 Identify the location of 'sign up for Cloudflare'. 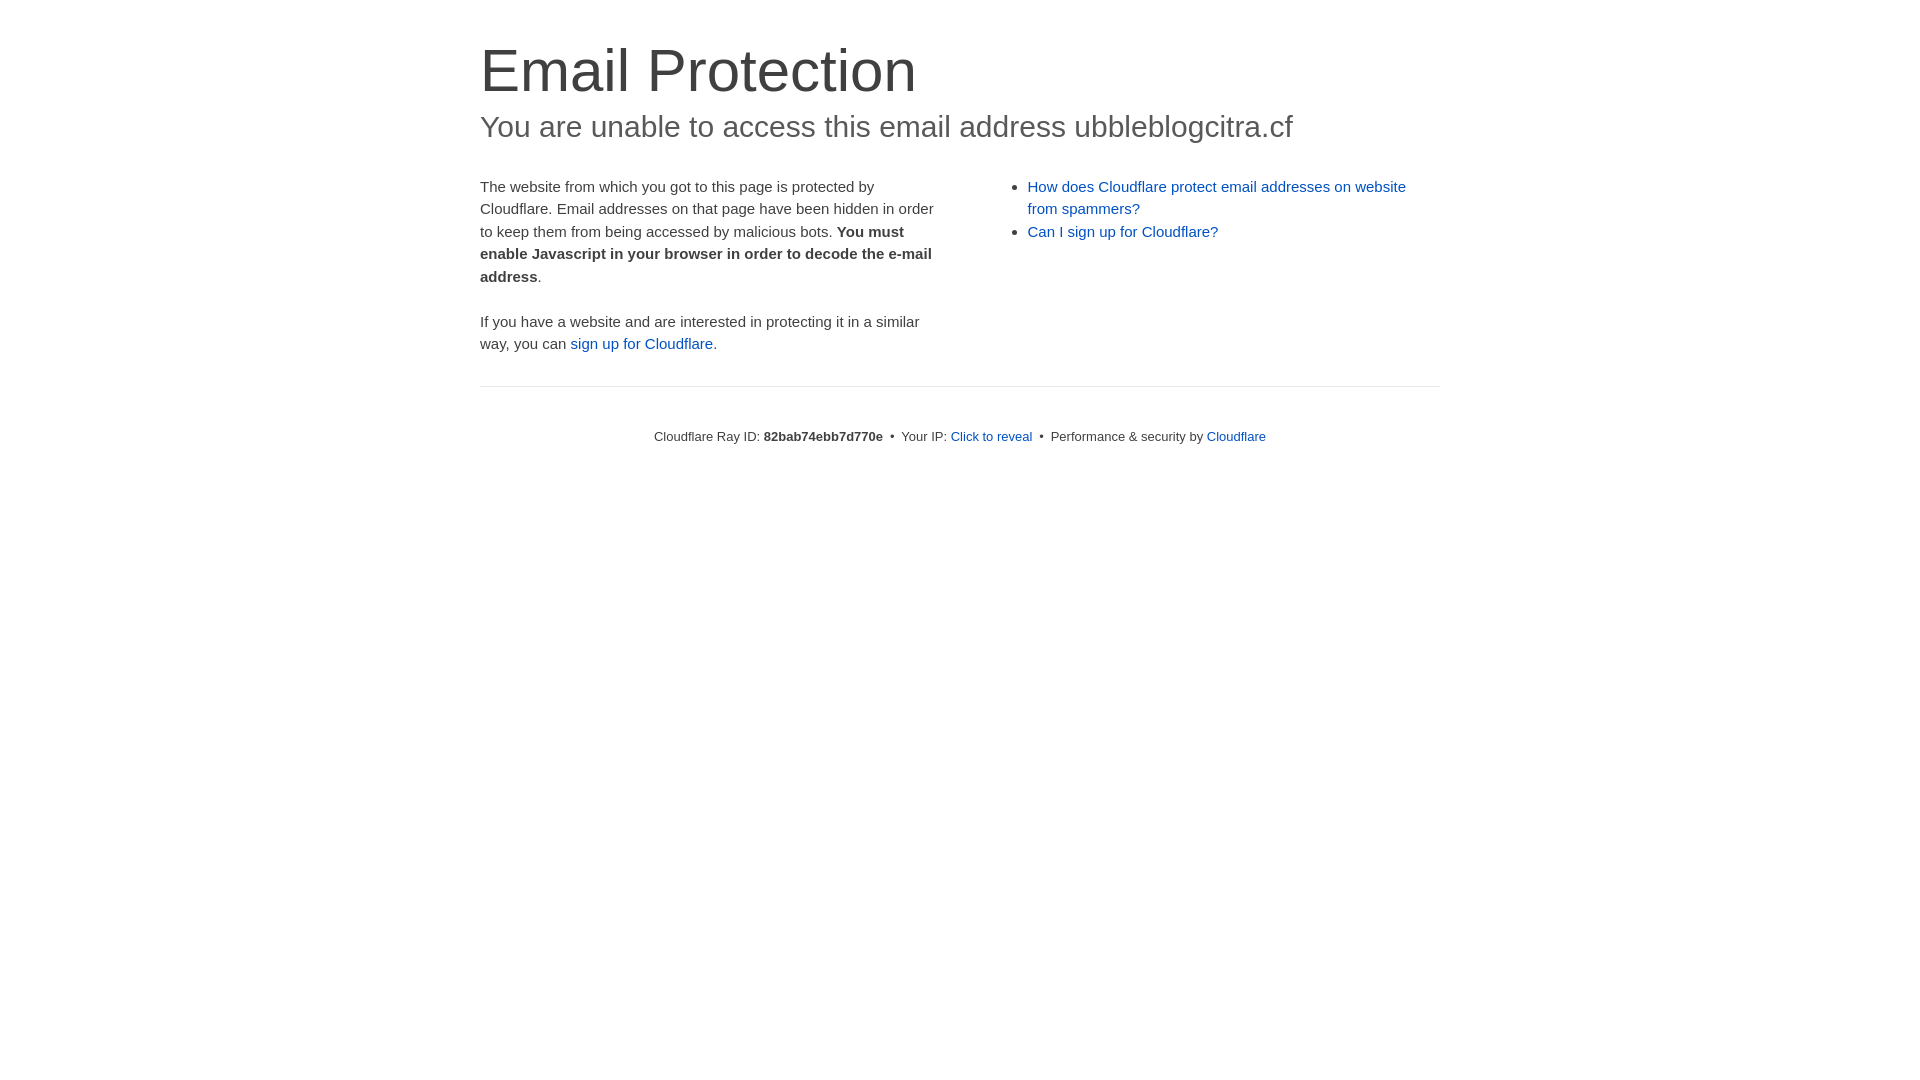
(642, 342).